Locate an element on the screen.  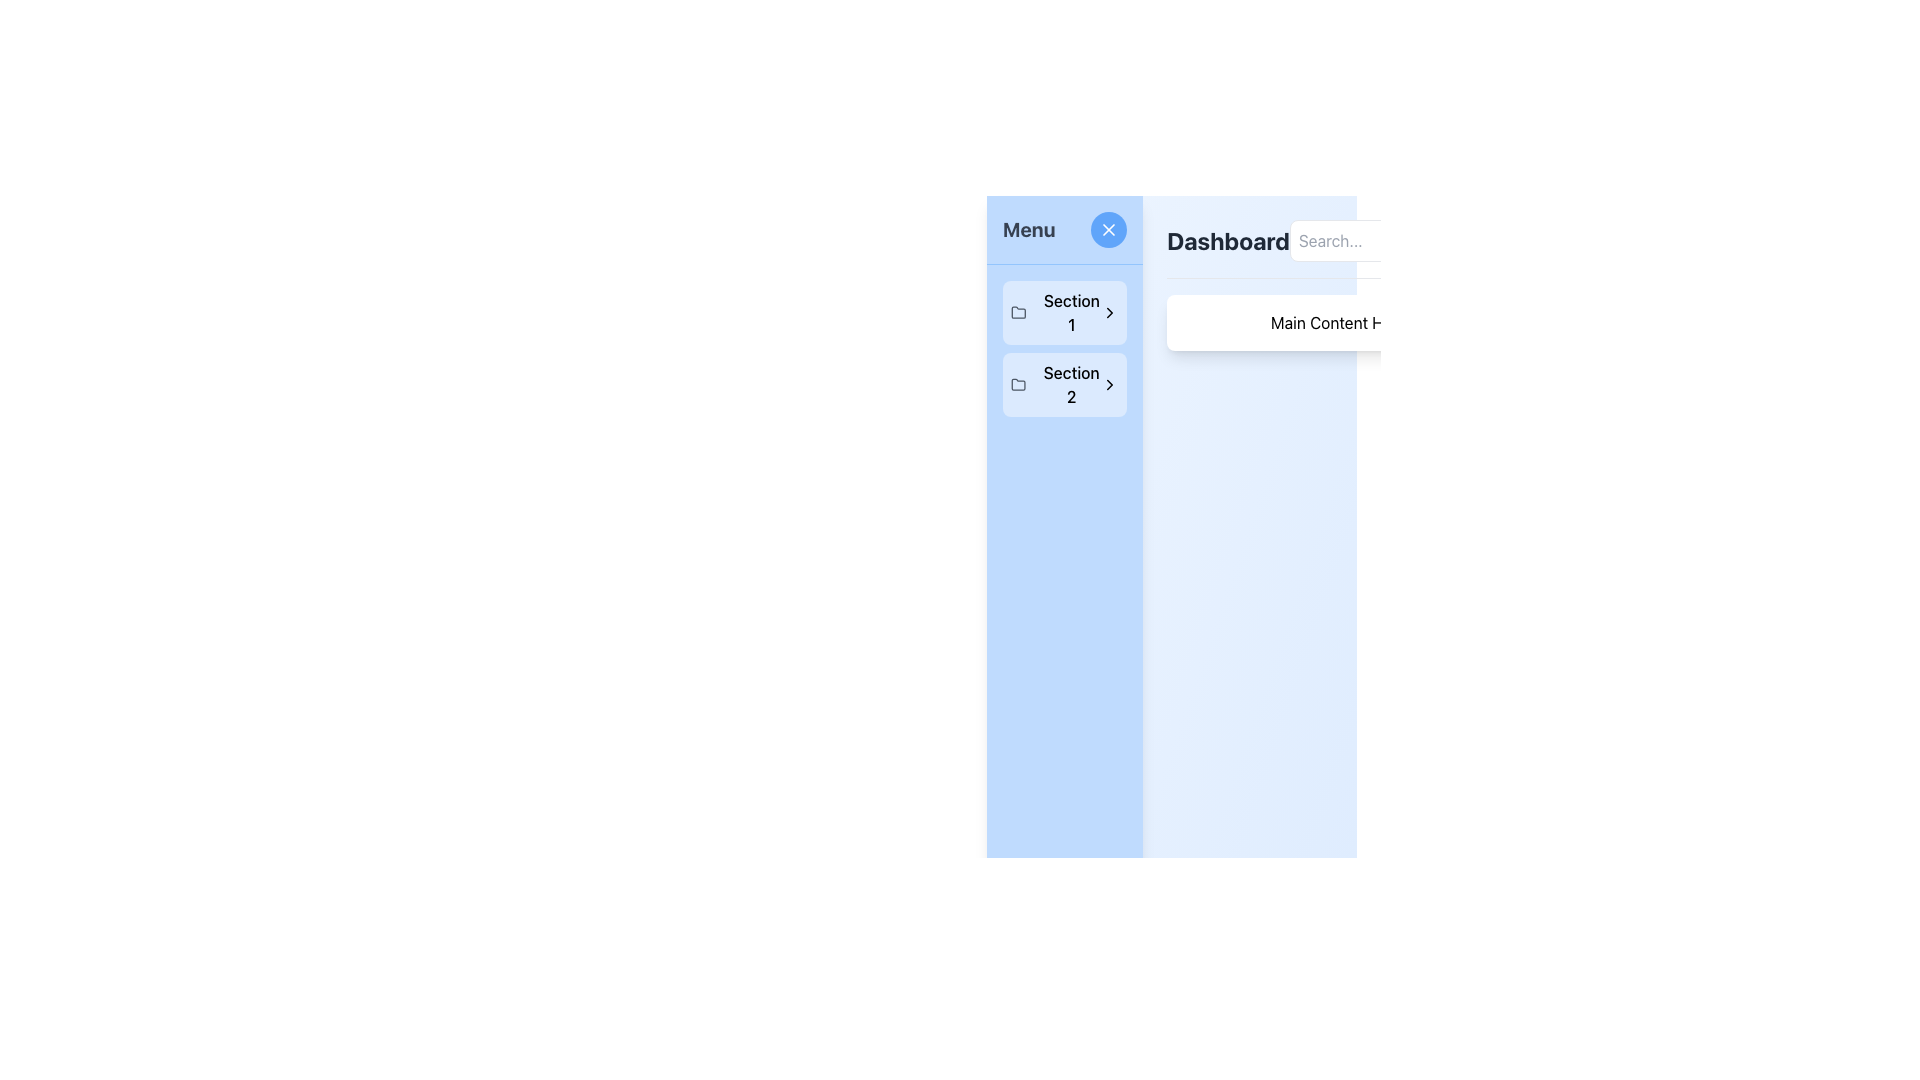
the first clickable menu item in the sidebar menu that expands or navigates to 'Section 1' is located at coordinates (1064, 312).